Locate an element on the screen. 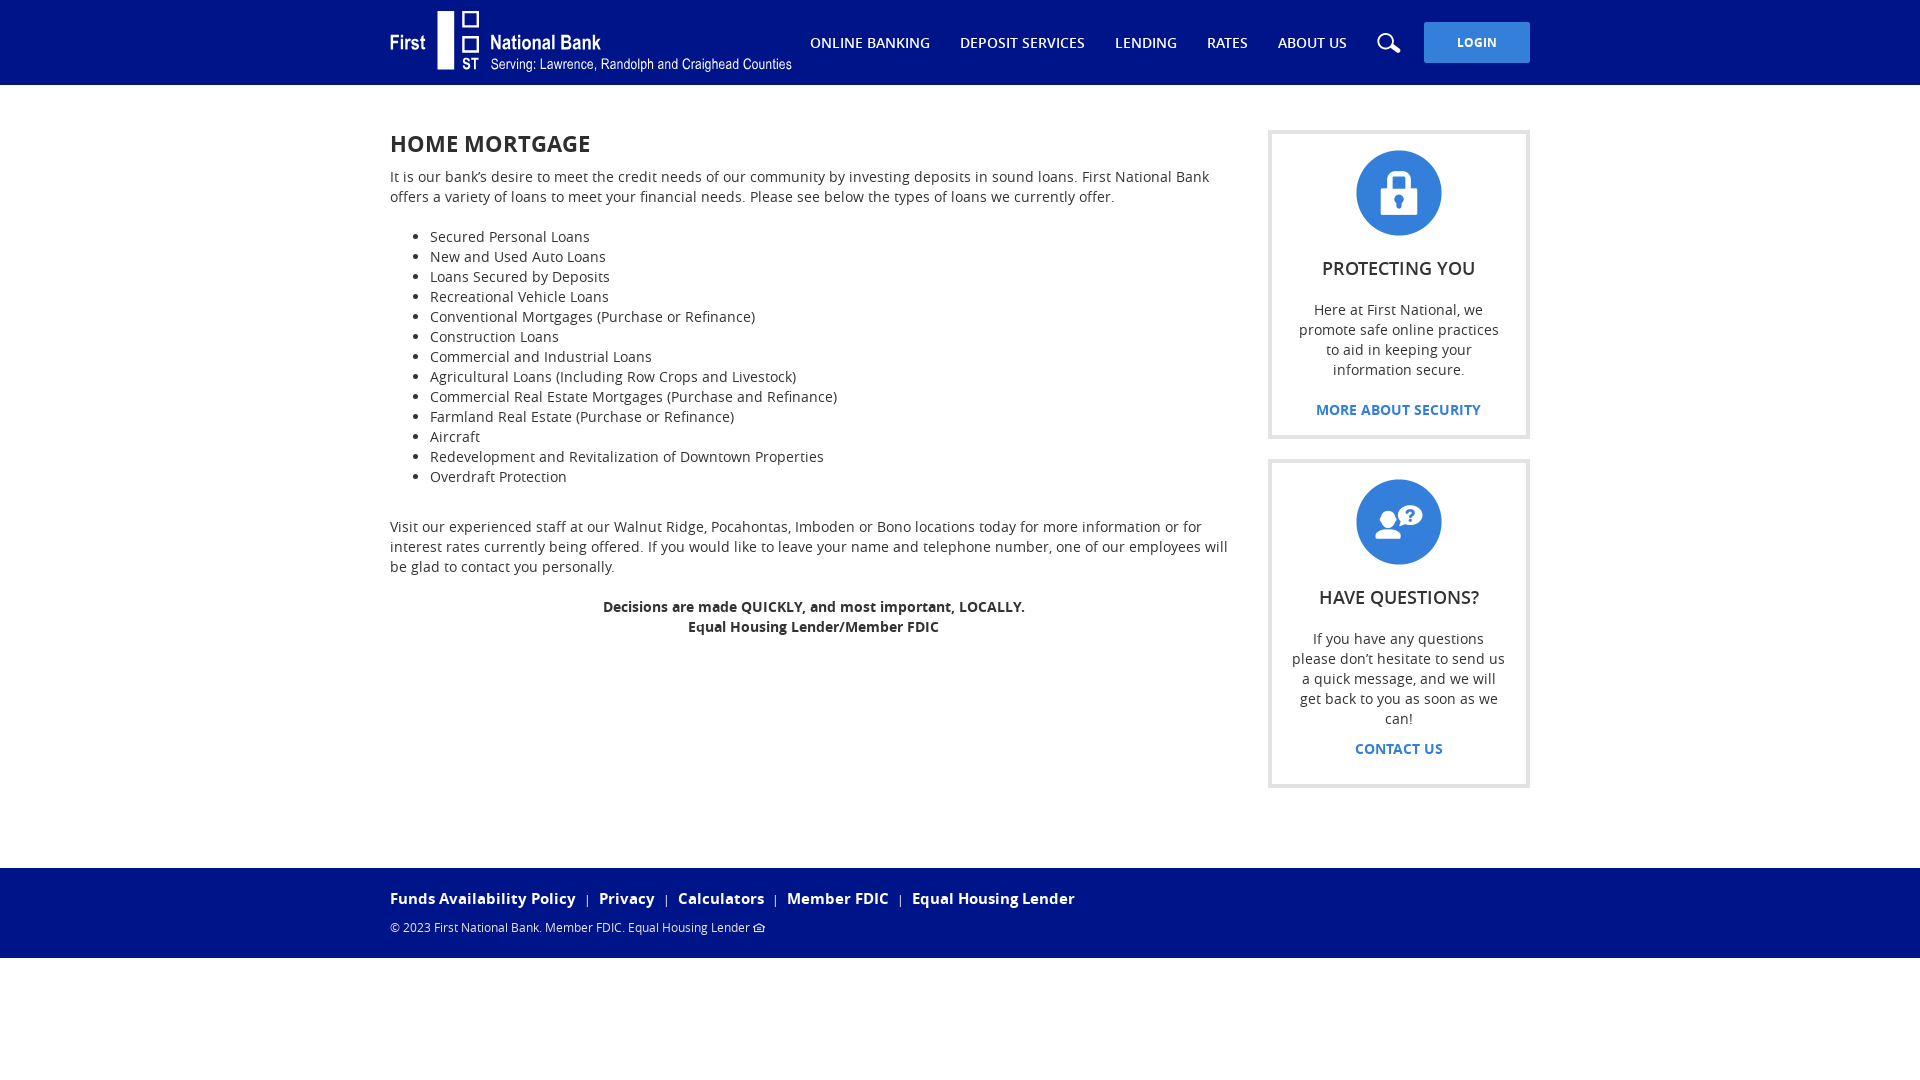  'LOGIN' is located at coordinates (1477, 42).